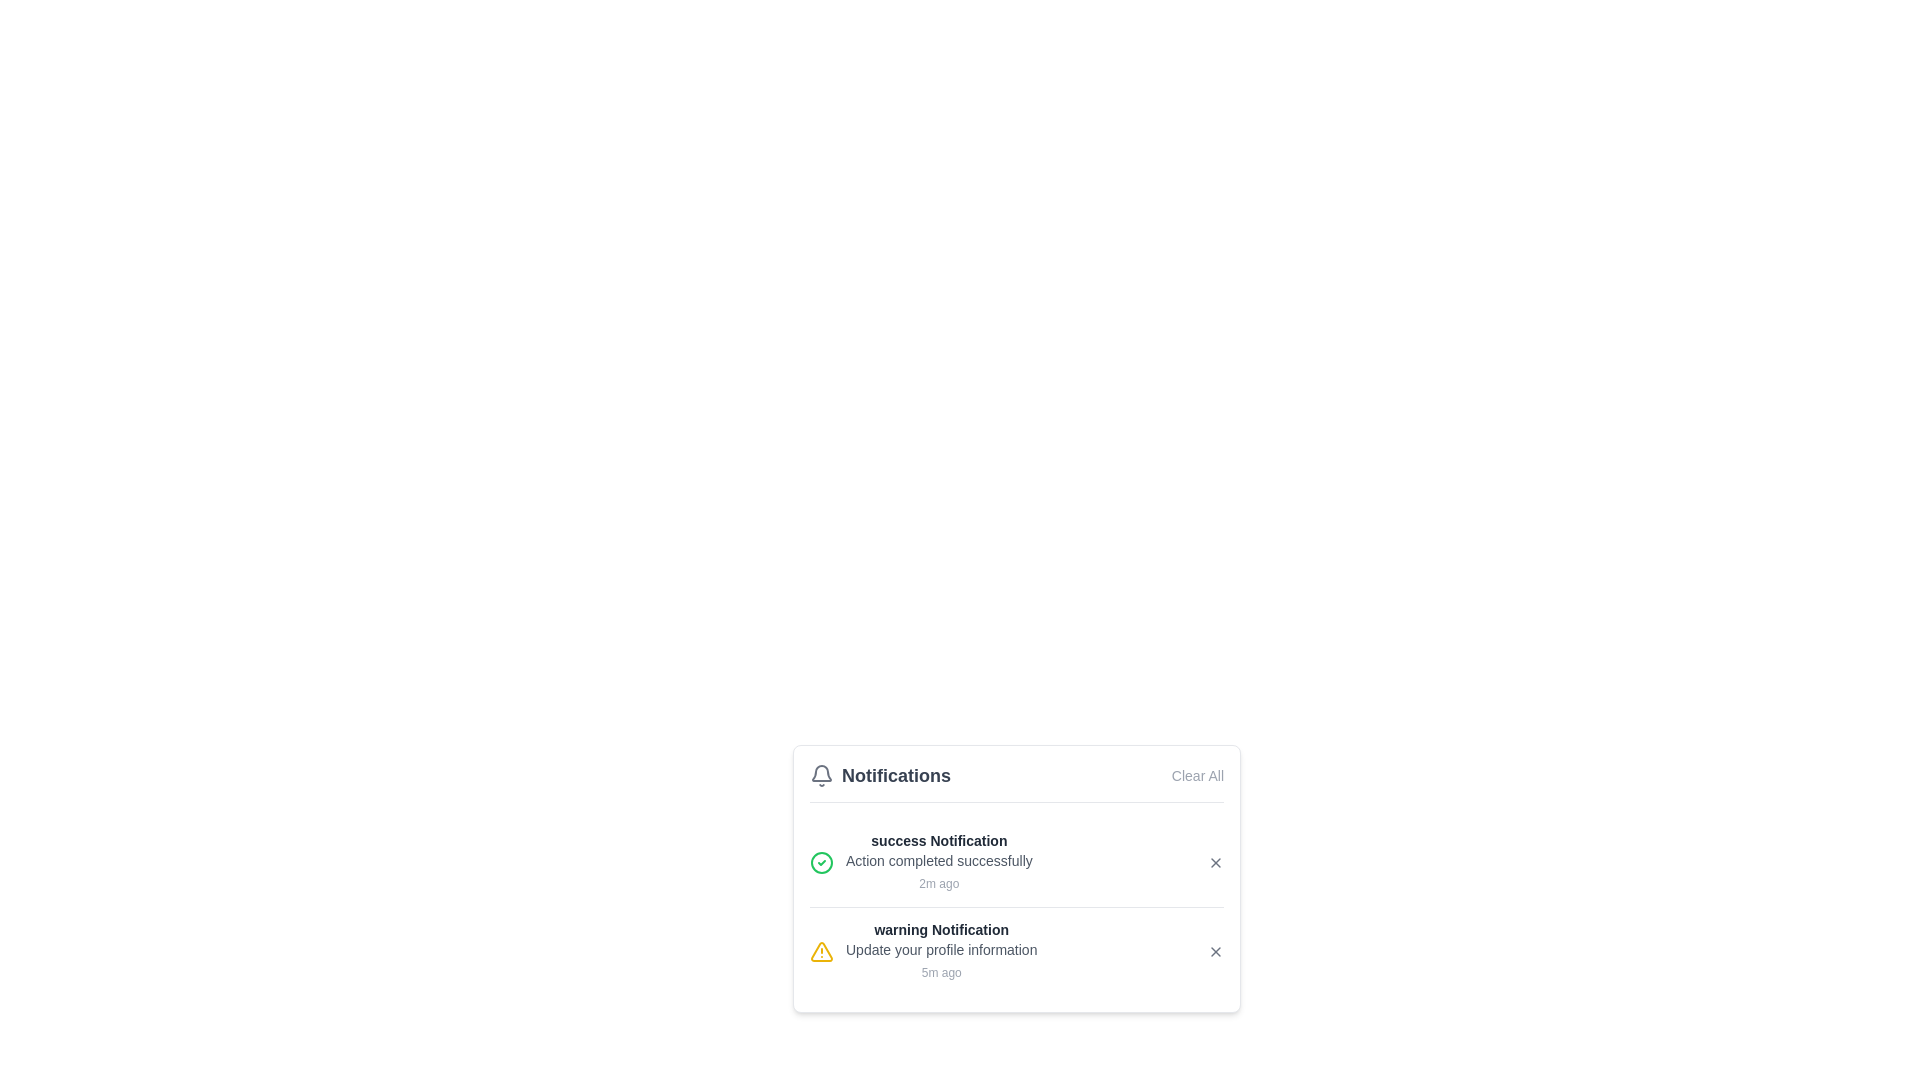  Describe the element at coordinates (1017, 862) in the screenshot. I see `the success notification element in the notification panel, which is the first entry in the list of notifications` at that location.